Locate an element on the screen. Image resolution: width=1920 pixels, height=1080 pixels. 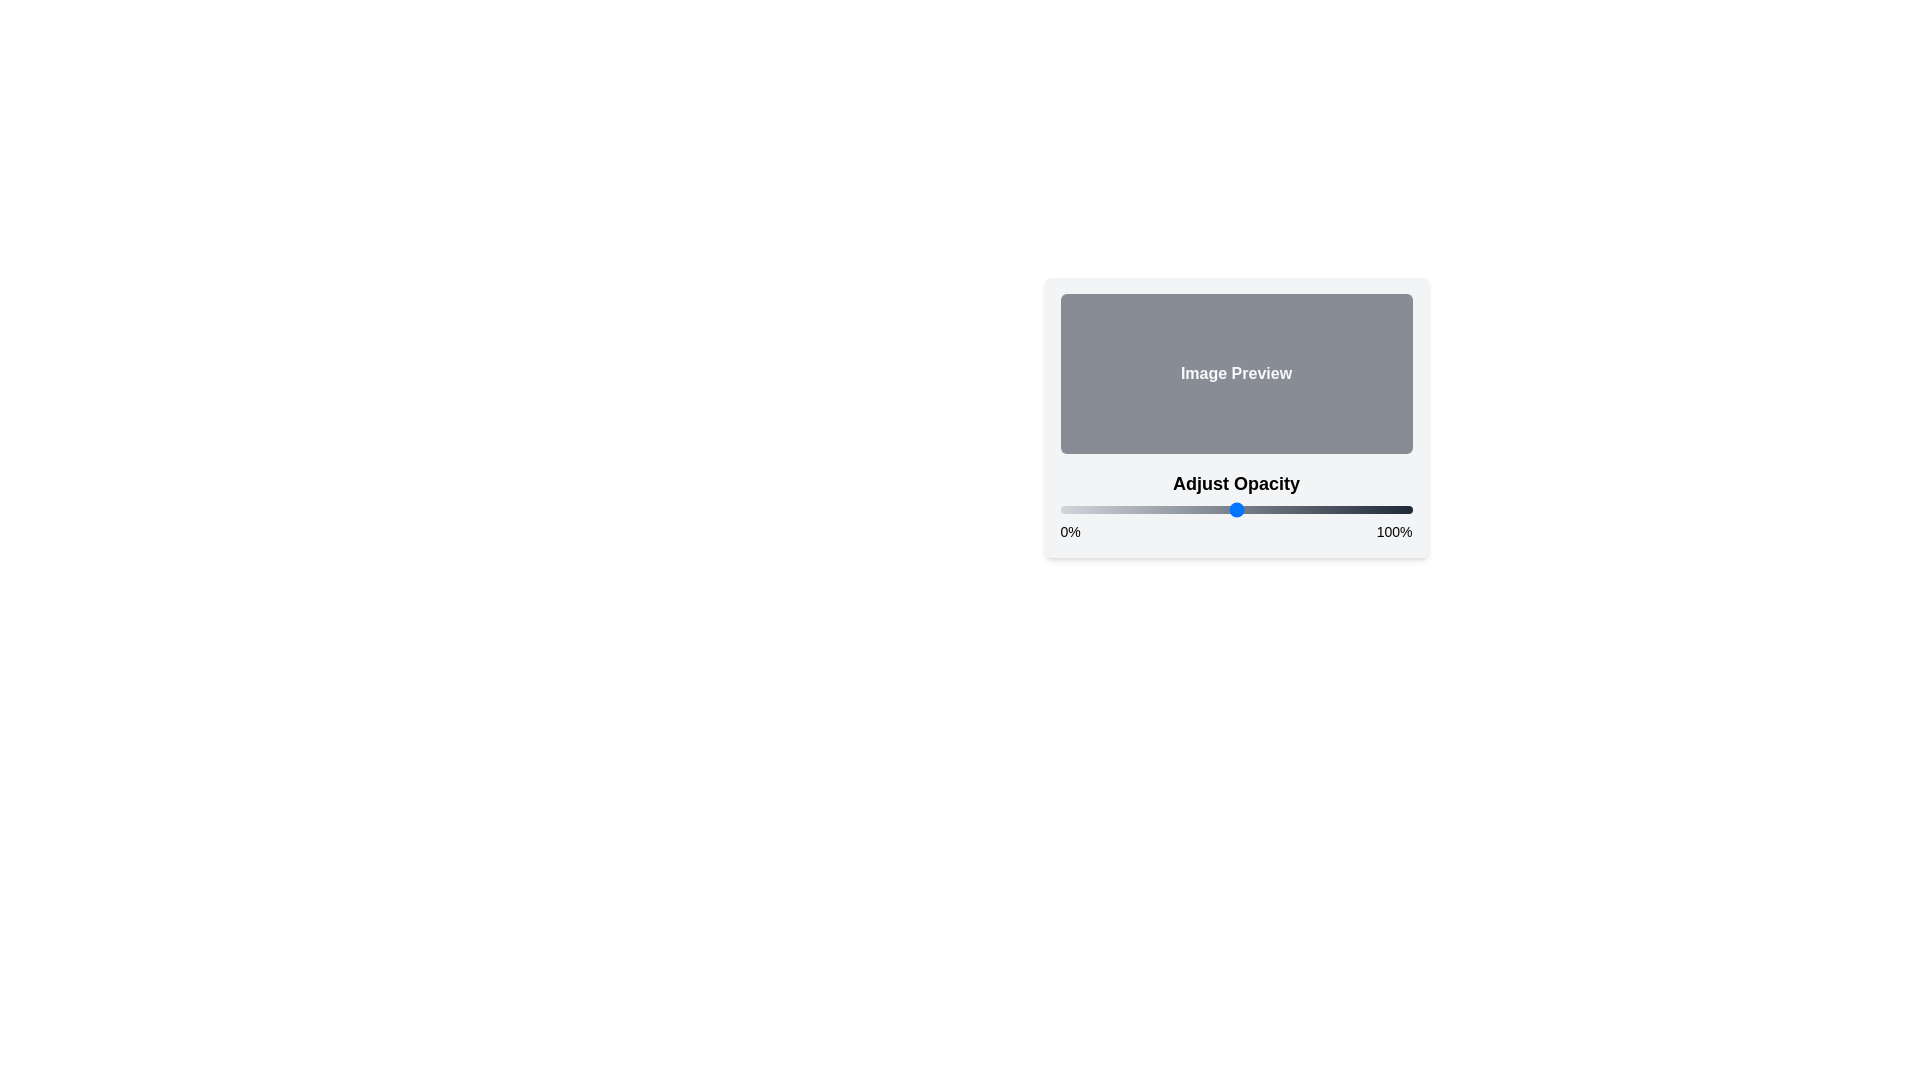
the opacity is located at coordinates (1073, 508).